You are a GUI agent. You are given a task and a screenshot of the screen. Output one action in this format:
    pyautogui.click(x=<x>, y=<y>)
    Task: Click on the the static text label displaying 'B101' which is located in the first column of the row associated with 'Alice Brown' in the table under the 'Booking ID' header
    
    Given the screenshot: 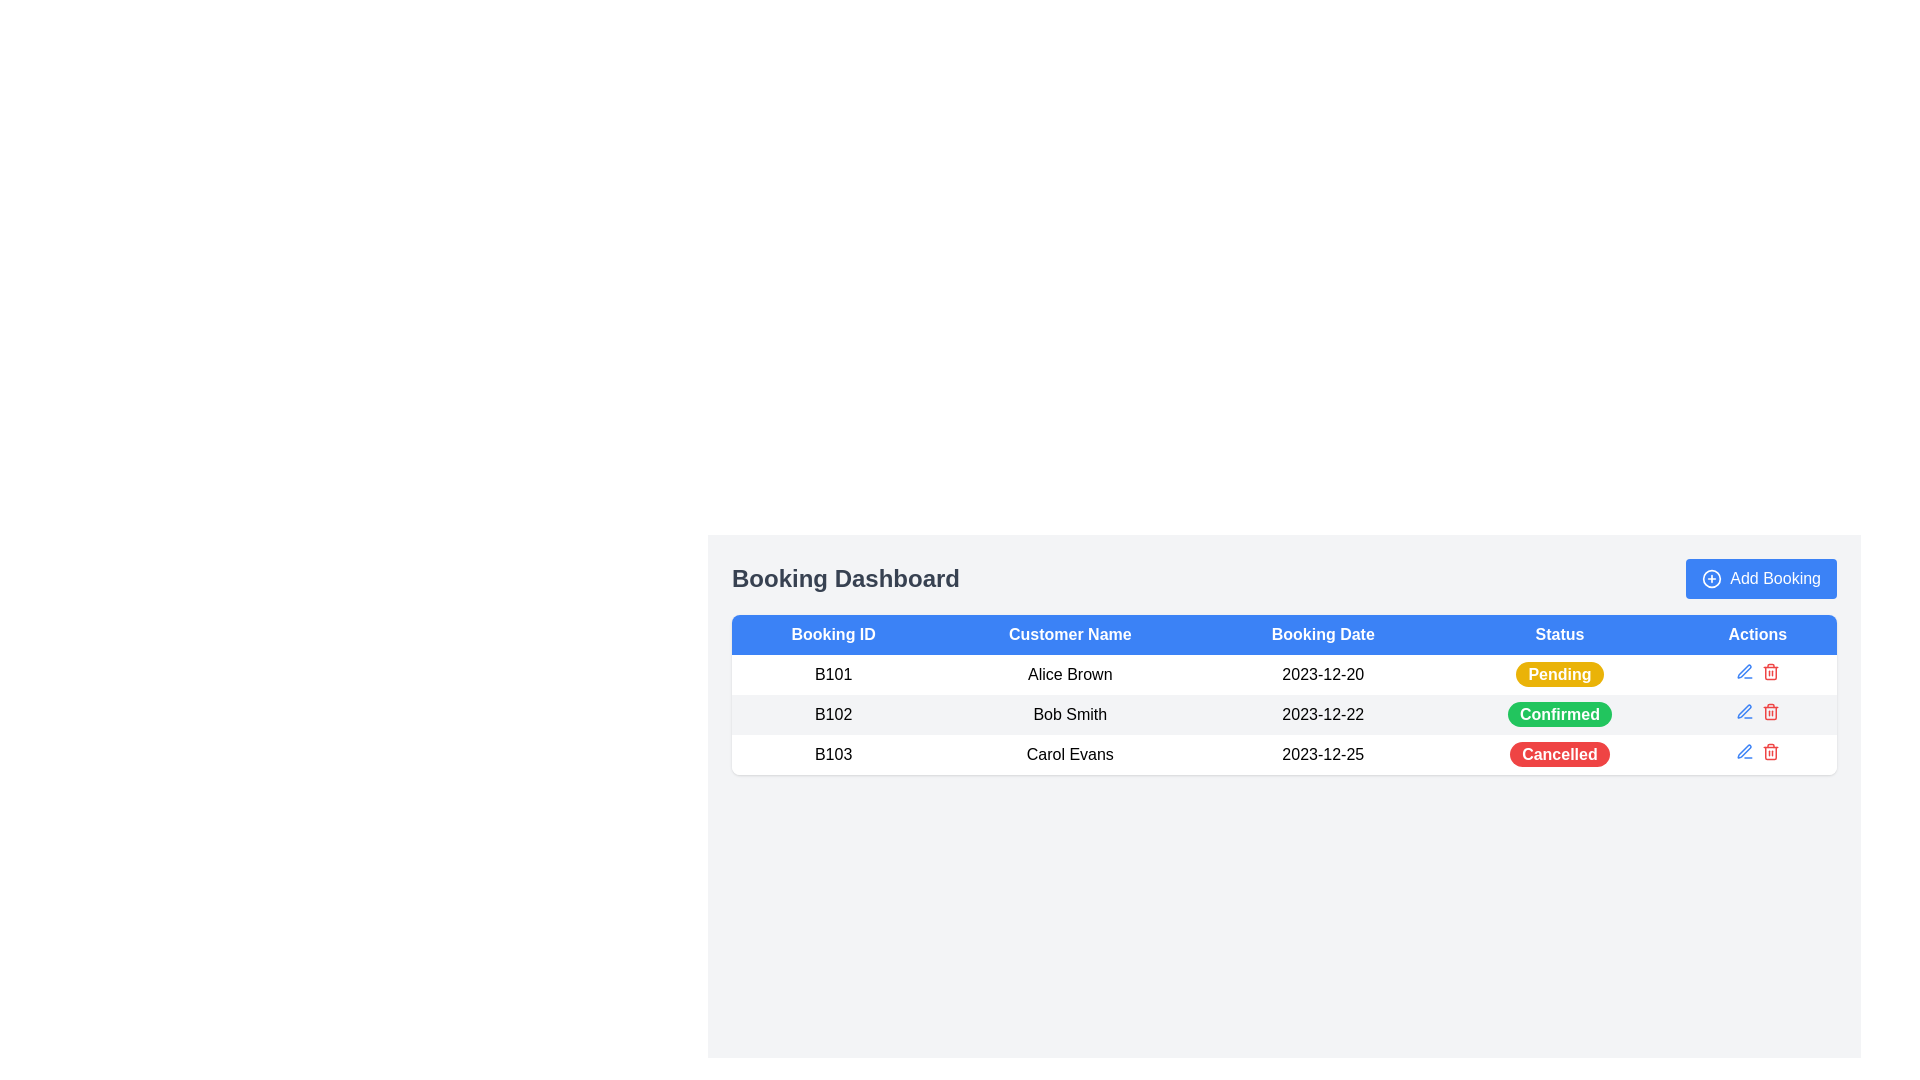 What is the action you would take?
    pyautogui.click(x=833, y=675)
    